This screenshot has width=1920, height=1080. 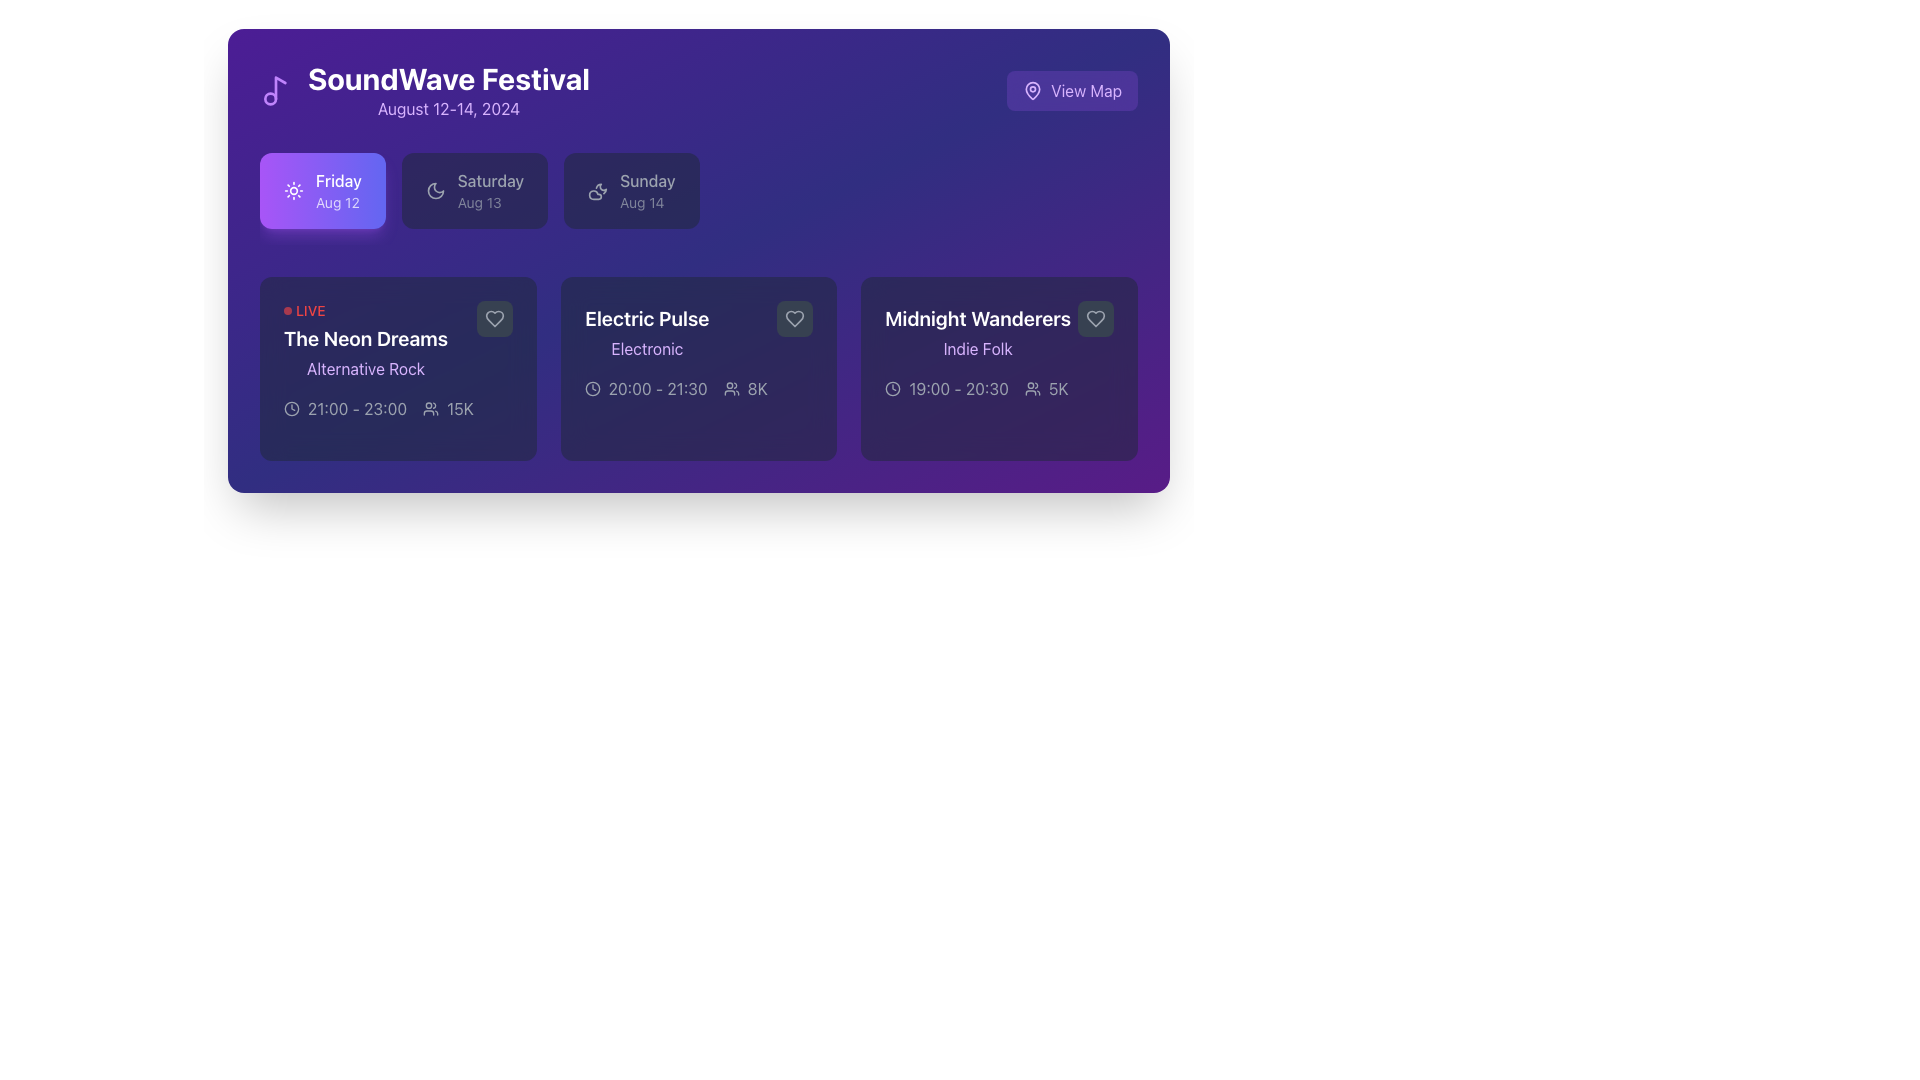 I want to click on displayed text '5K' from the text label indicating the number of attendees for the event 'Midnight Wanderers', located within the event card that is third in the row, so click(x=1057, y=389).